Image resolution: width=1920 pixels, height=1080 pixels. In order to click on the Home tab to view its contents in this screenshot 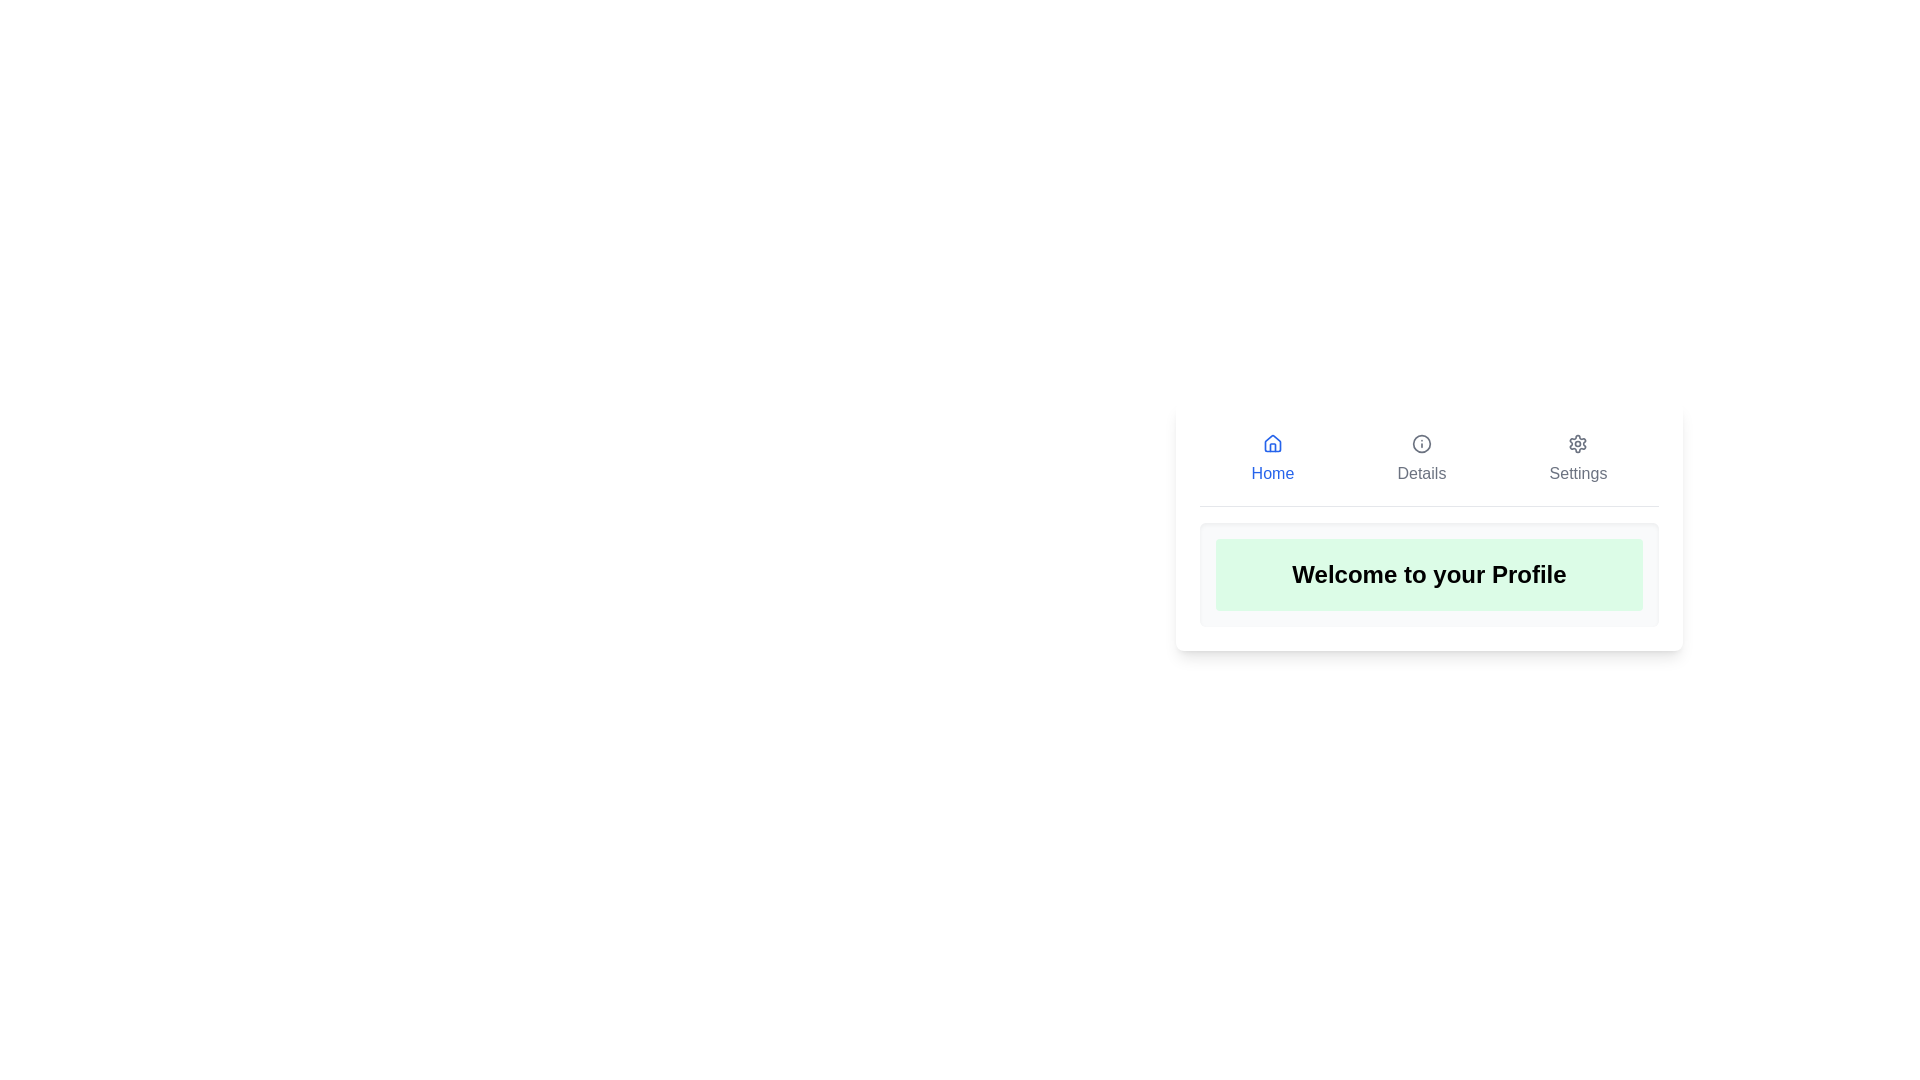, I will do `click(1271, 459)`.